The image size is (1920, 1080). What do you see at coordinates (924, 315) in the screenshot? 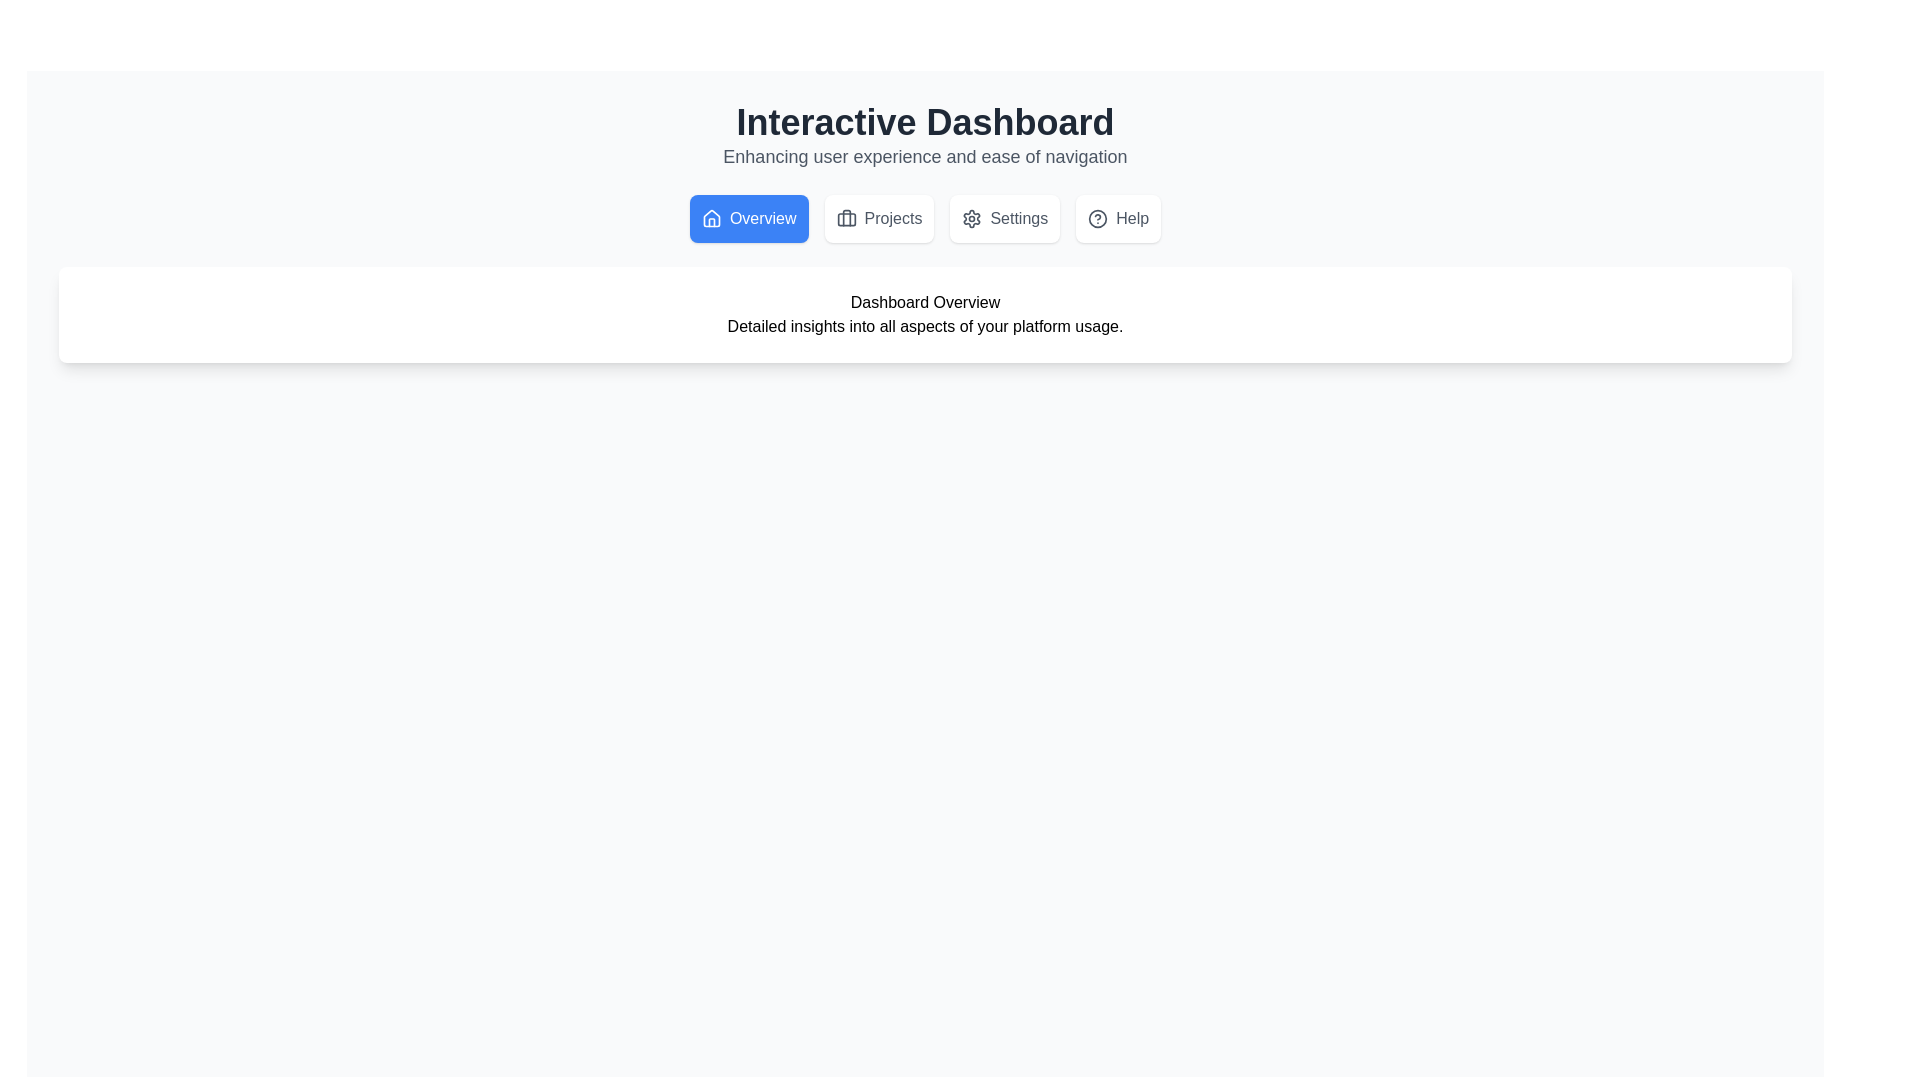
I see `the central Text block that provides an overview and description of the dashboard's purpose, located below the 'Interactive Dashboard' title and above the main content area` at bounding box center [924, 315].